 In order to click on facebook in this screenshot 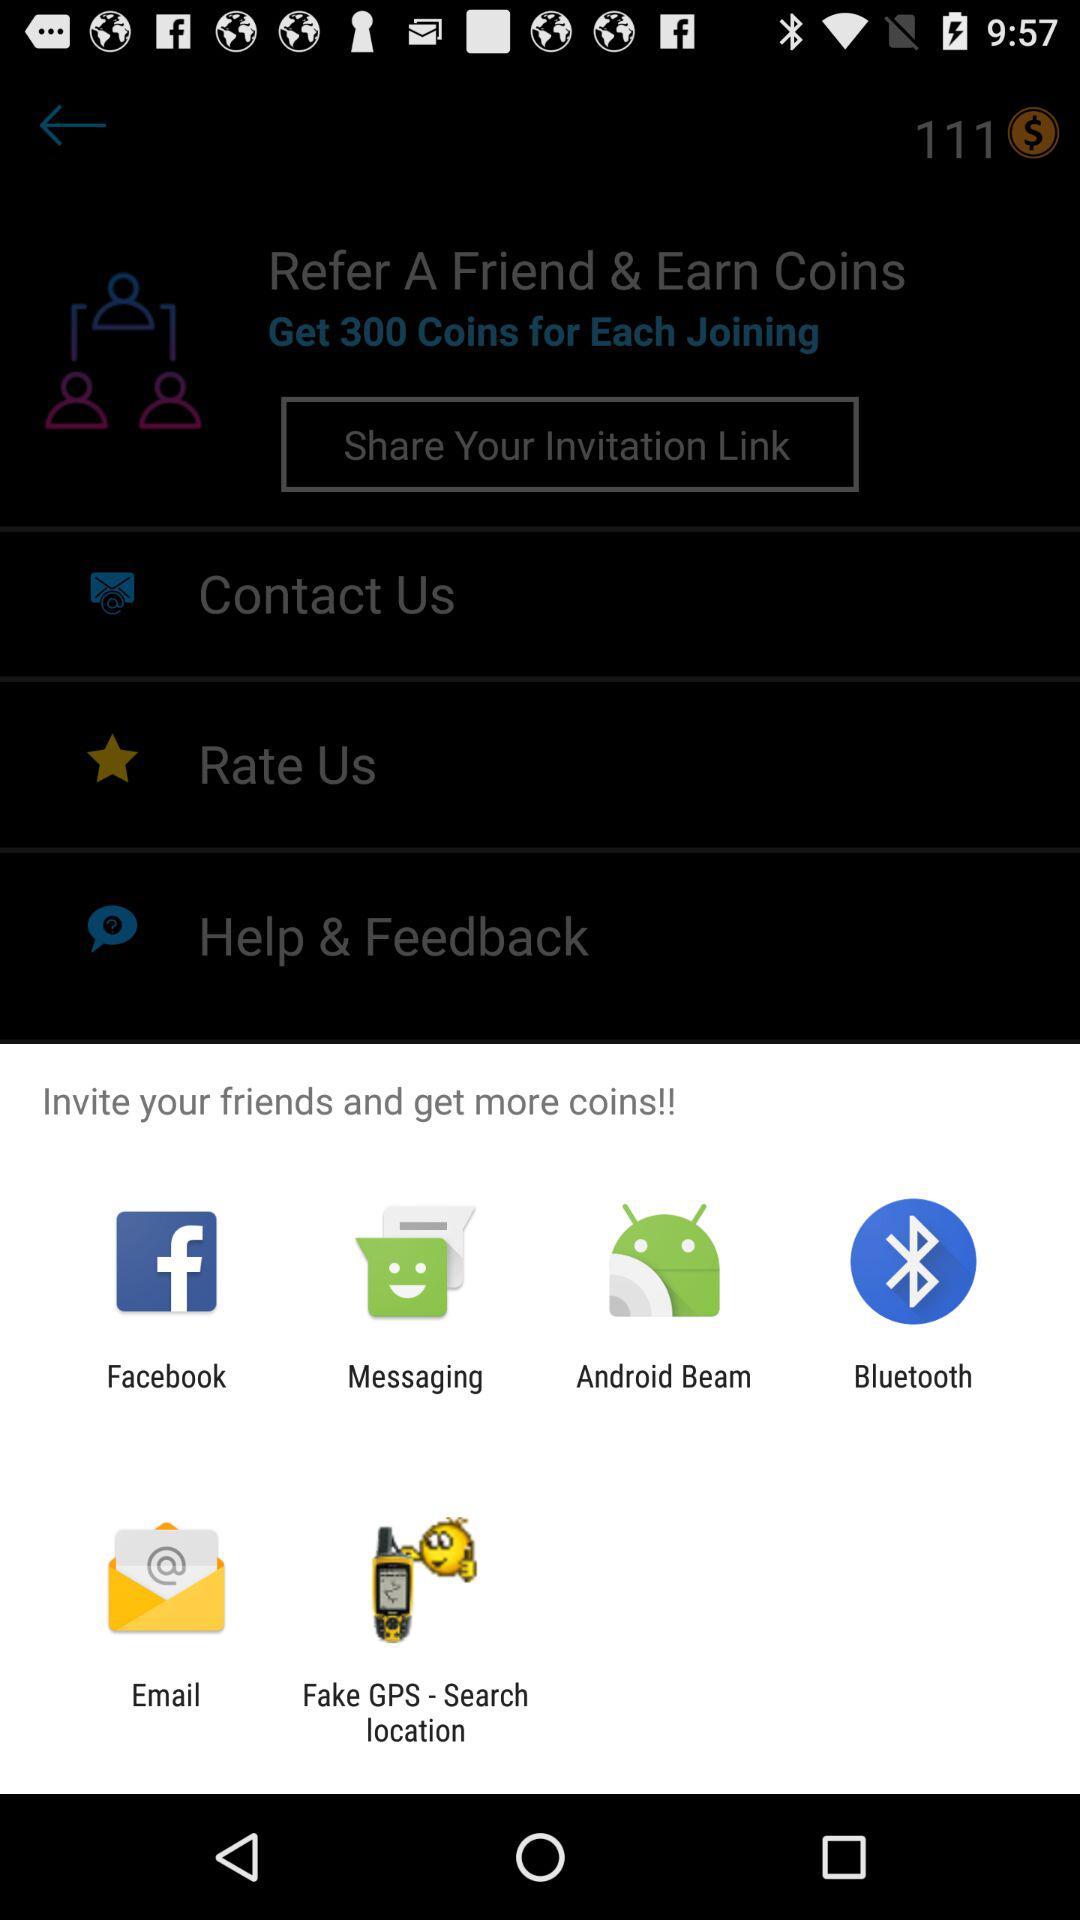, I will do `click(165, 1392)`.